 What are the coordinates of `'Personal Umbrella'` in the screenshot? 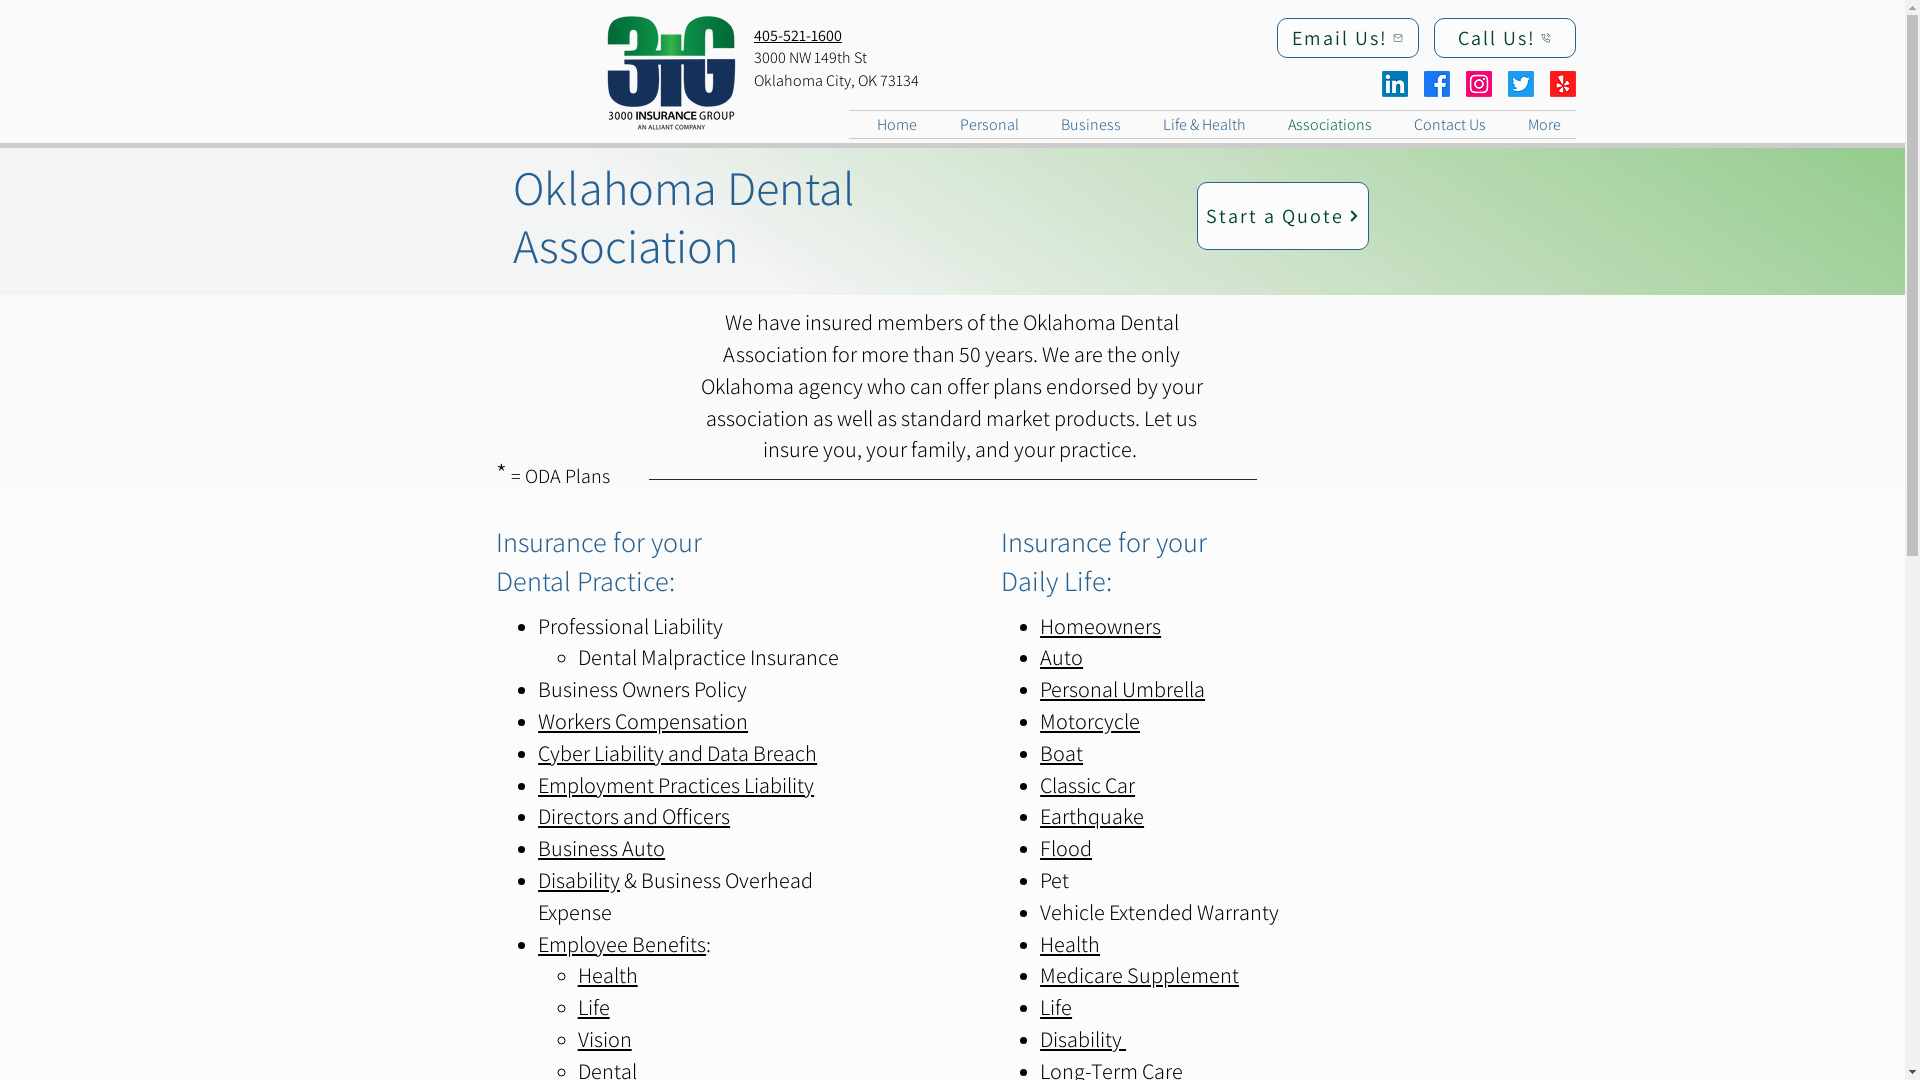 It's located at (1122, 688).